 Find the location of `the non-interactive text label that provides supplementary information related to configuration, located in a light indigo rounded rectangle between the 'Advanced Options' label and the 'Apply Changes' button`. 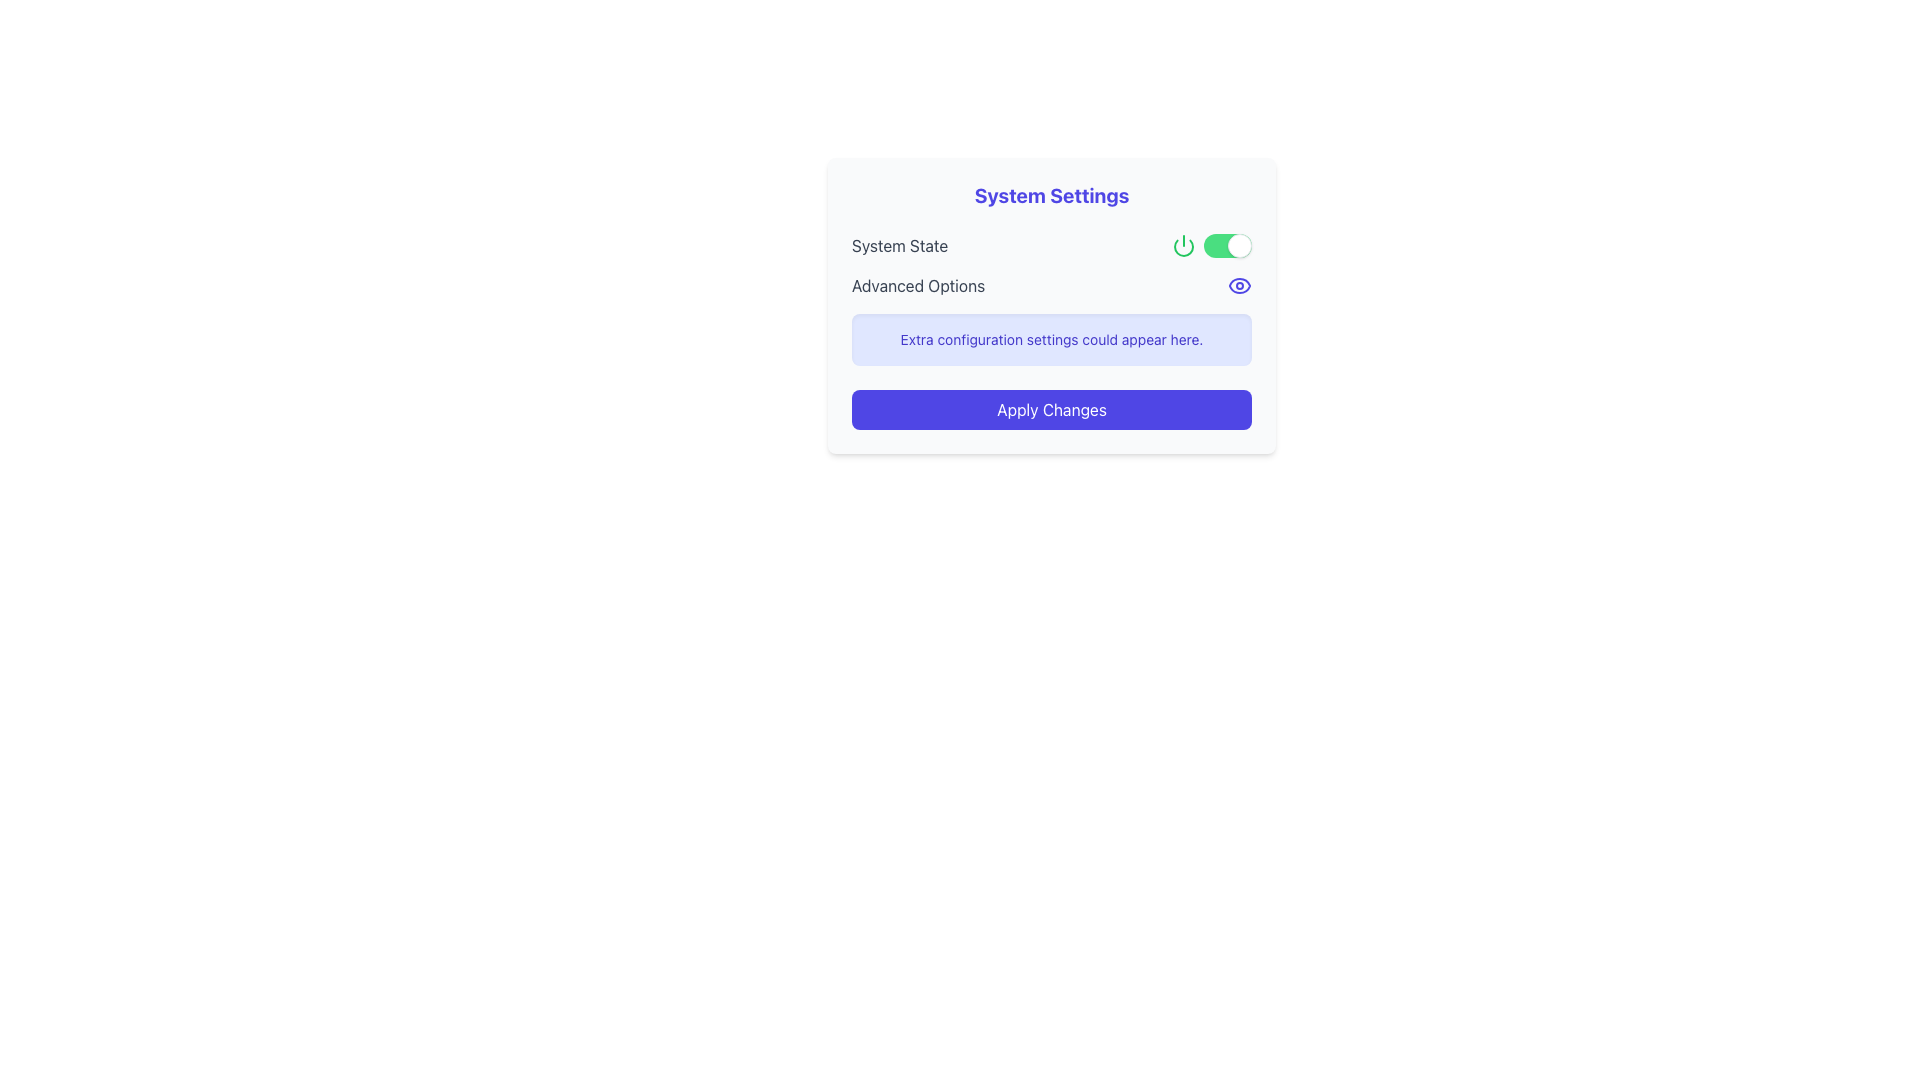

the non-interactive text label that provides supplementary information related to configuration, located in a light indigo rounded rectangle between the 'Advanced Options' label and the 'Apply Changes' button is located at coordinates (1050, 338).